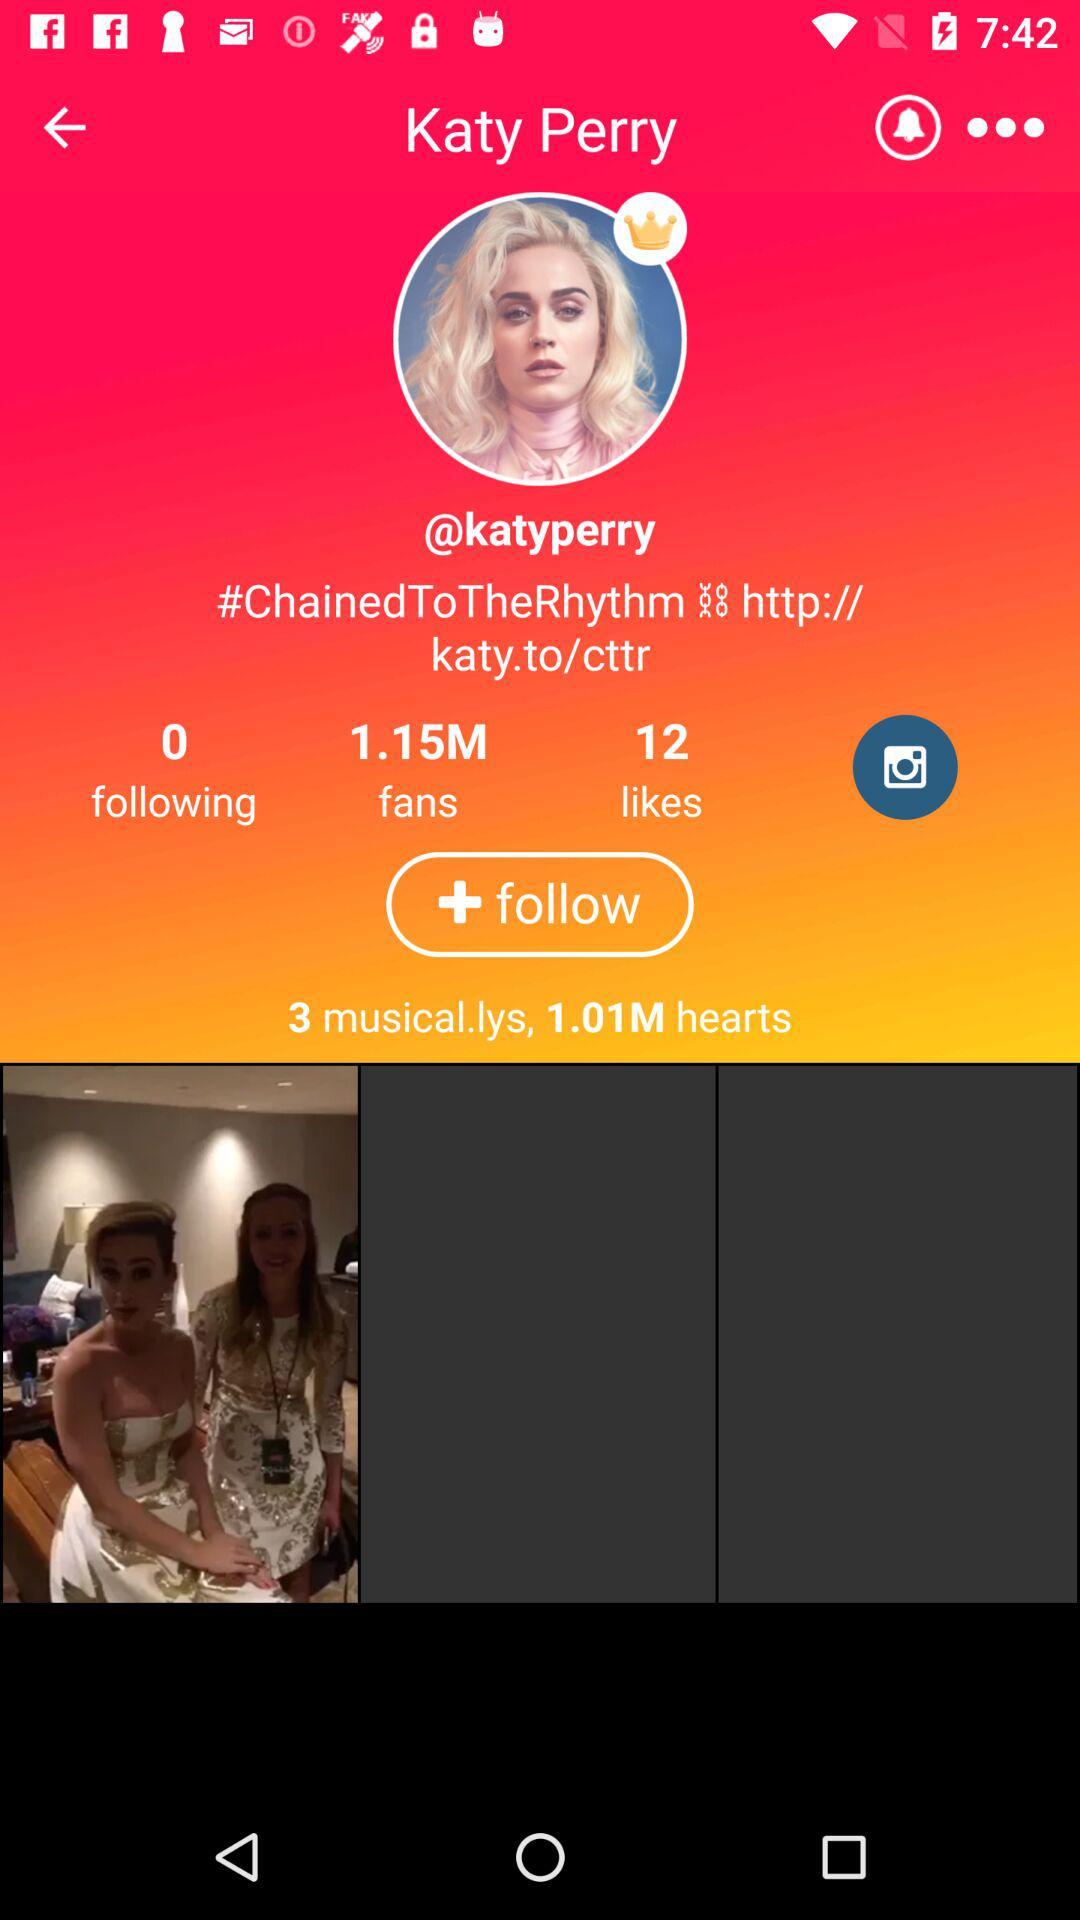 Image resolution: width=1080 pixels, height=1920 pixels. What do you see at coordinates (908, 126) in the screenshot?
I see `the notifications icon` at bounding box center [908, 126].